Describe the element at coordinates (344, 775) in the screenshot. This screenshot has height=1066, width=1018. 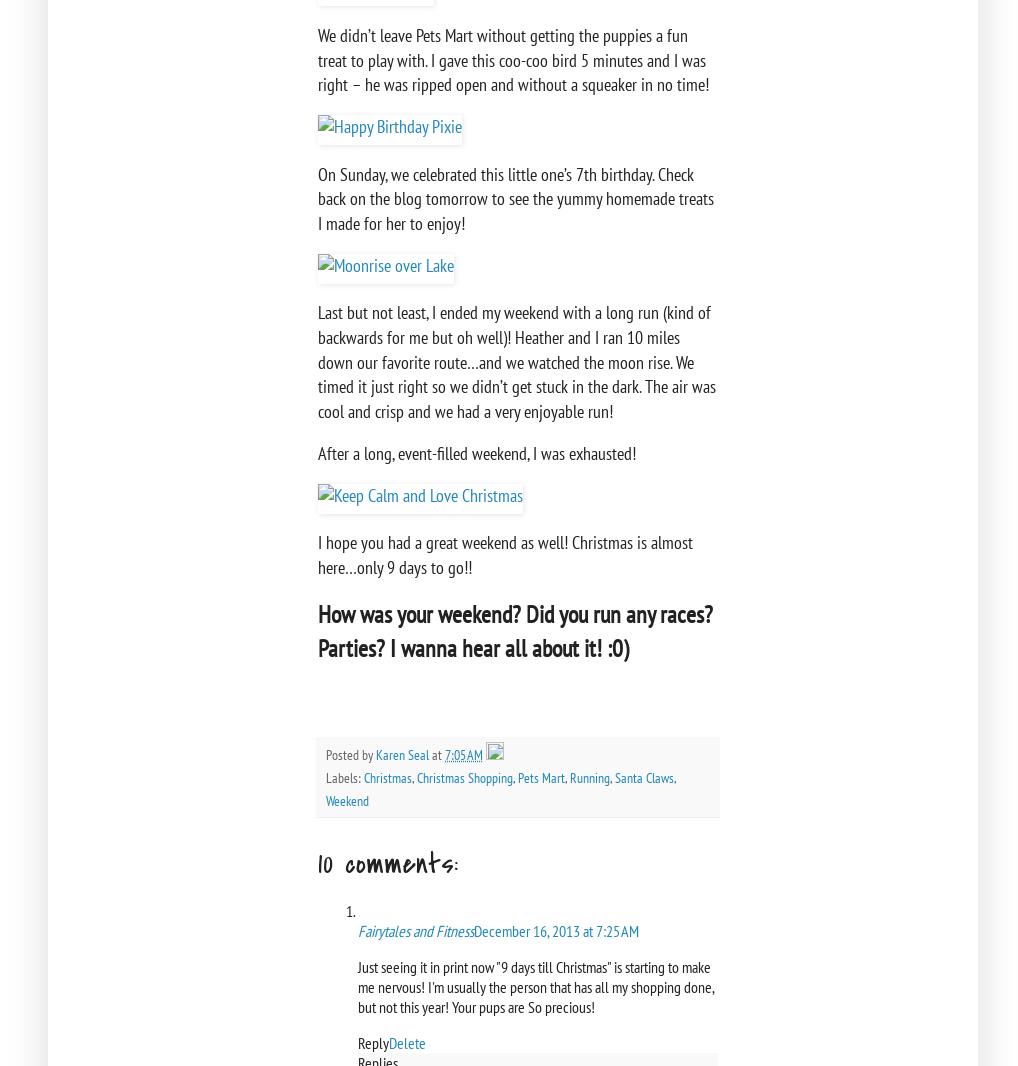
I see `'Labels:'` at that location.